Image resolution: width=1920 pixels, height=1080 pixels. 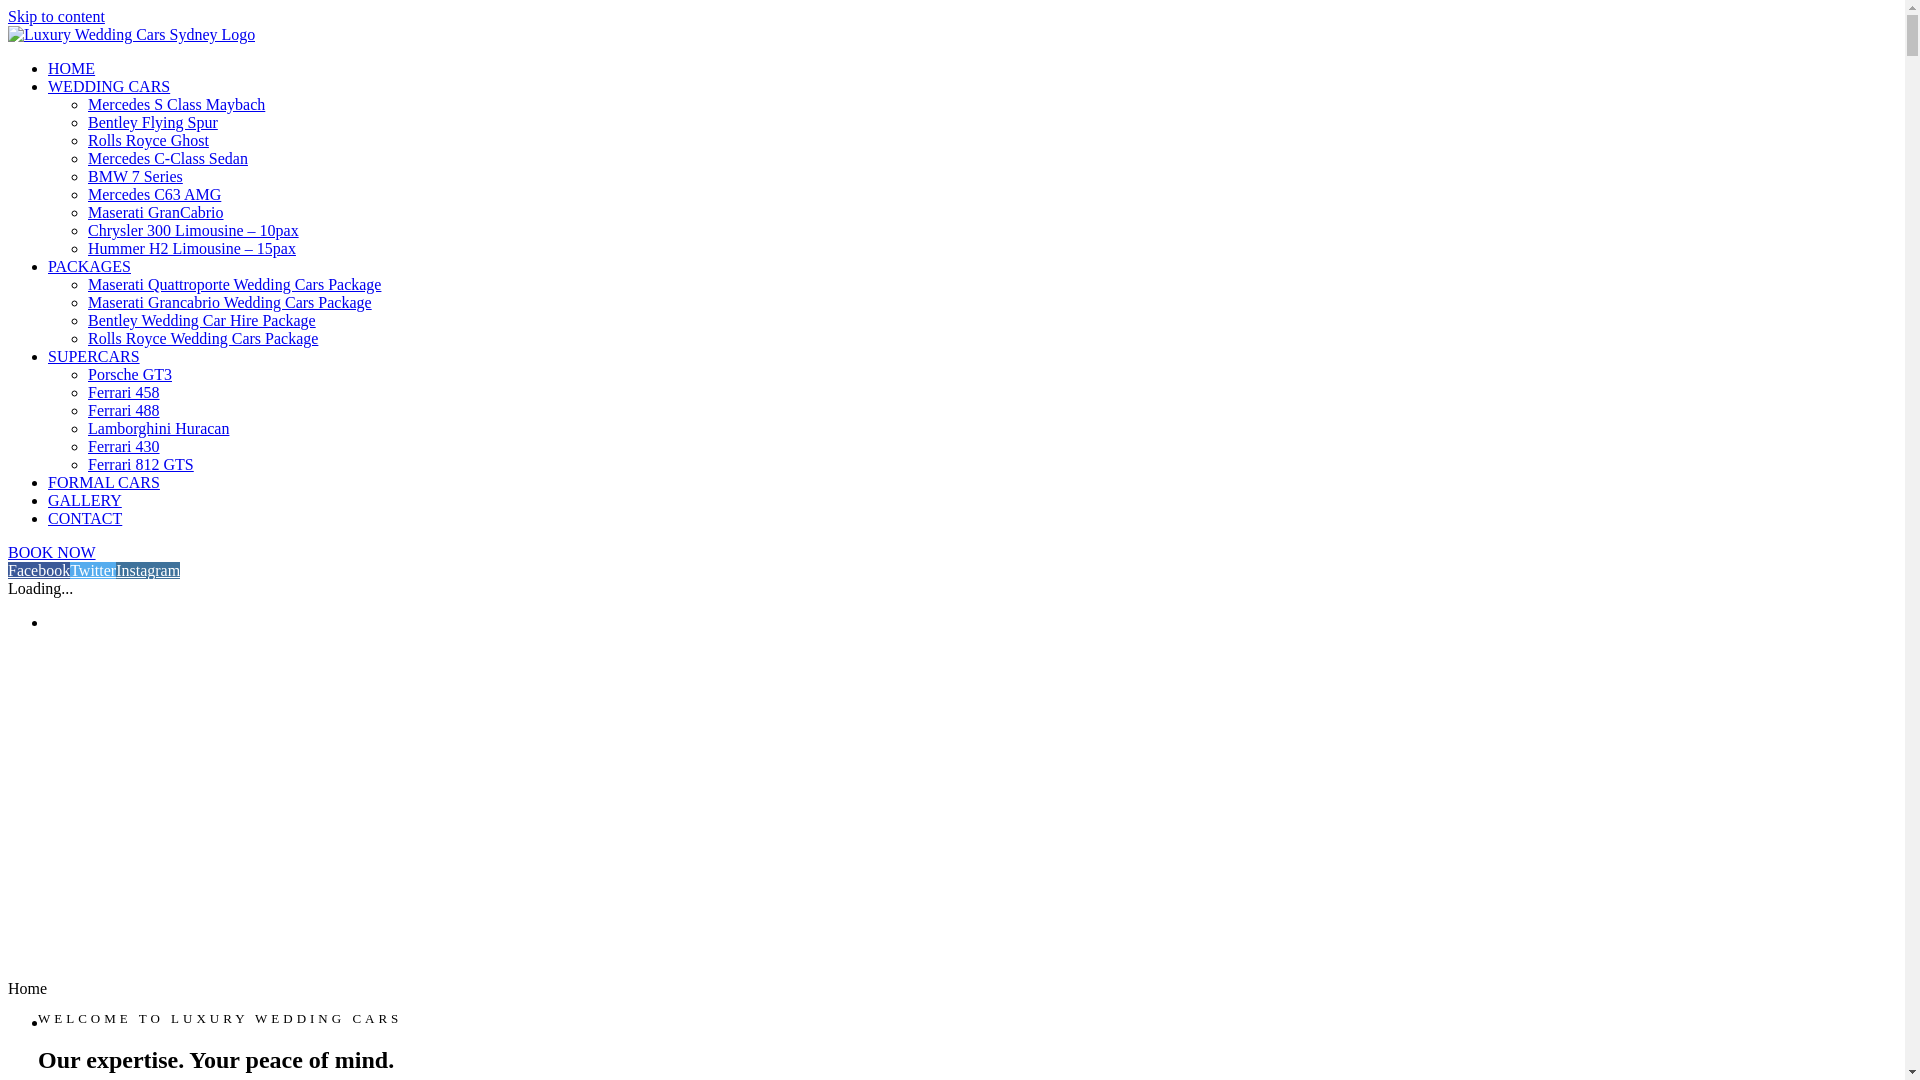 What do you see at coordinates (108, 85) in the screenshot?
I see `'WEDDING CARS'` at bounding box center [108, 85].